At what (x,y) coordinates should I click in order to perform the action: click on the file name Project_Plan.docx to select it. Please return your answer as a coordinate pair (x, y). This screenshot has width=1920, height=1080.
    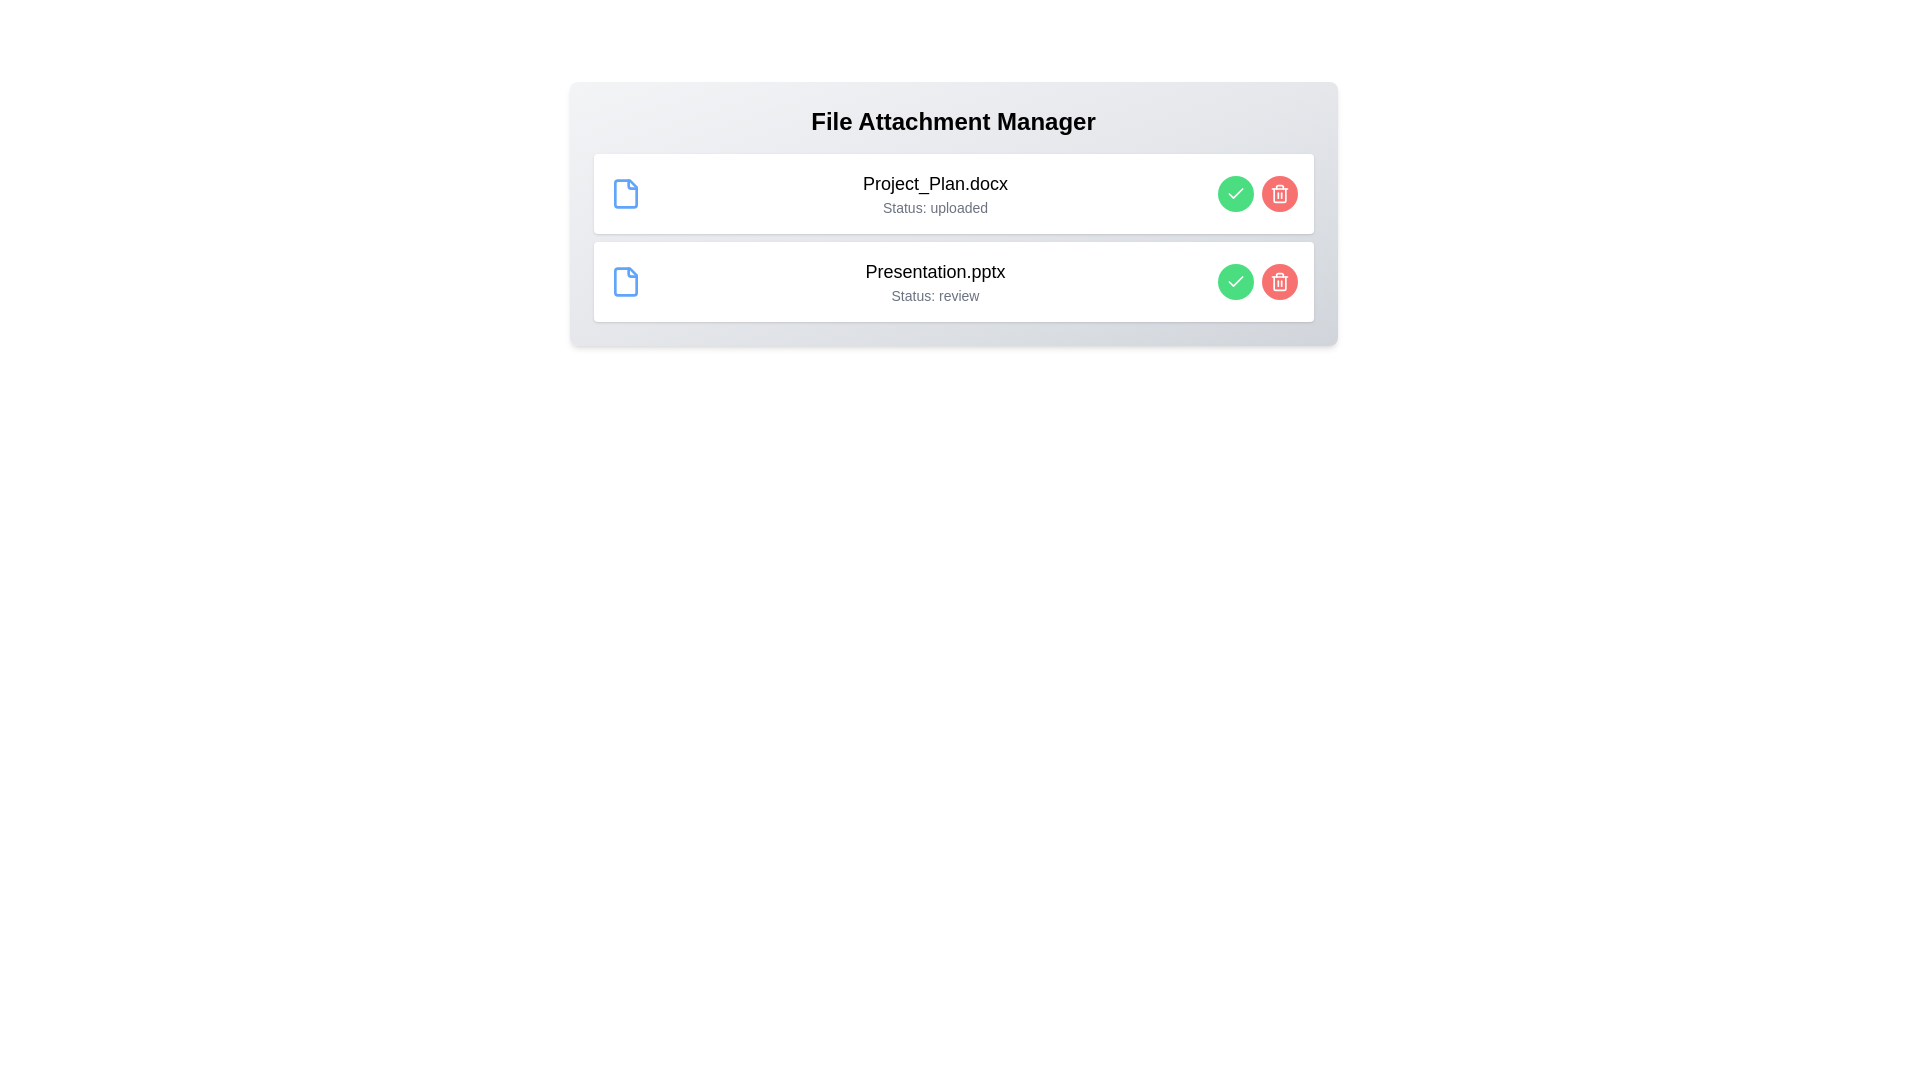
    Looking at the image, I should click on (934, 184).